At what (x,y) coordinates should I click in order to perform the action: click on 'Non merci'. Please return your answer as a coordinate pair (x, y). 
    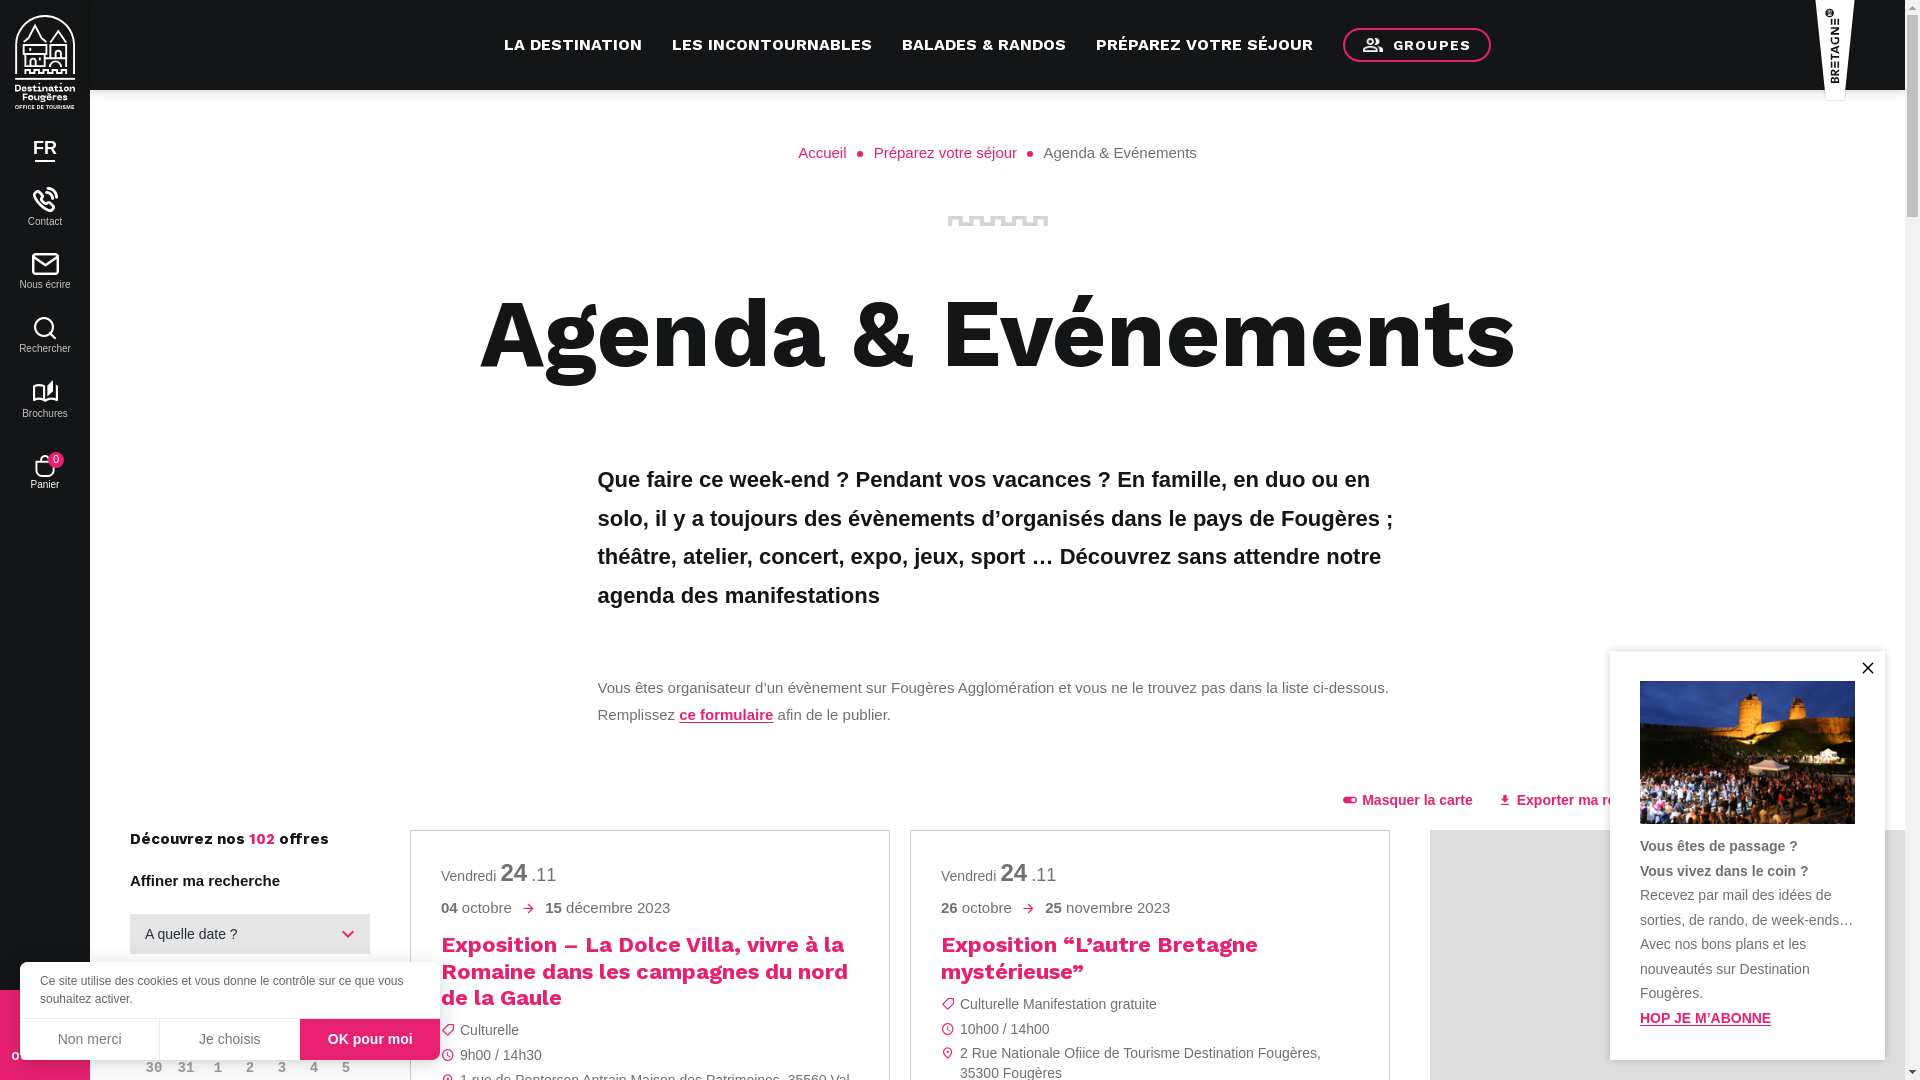
    Looking at the image, I should click on (89, 1037).